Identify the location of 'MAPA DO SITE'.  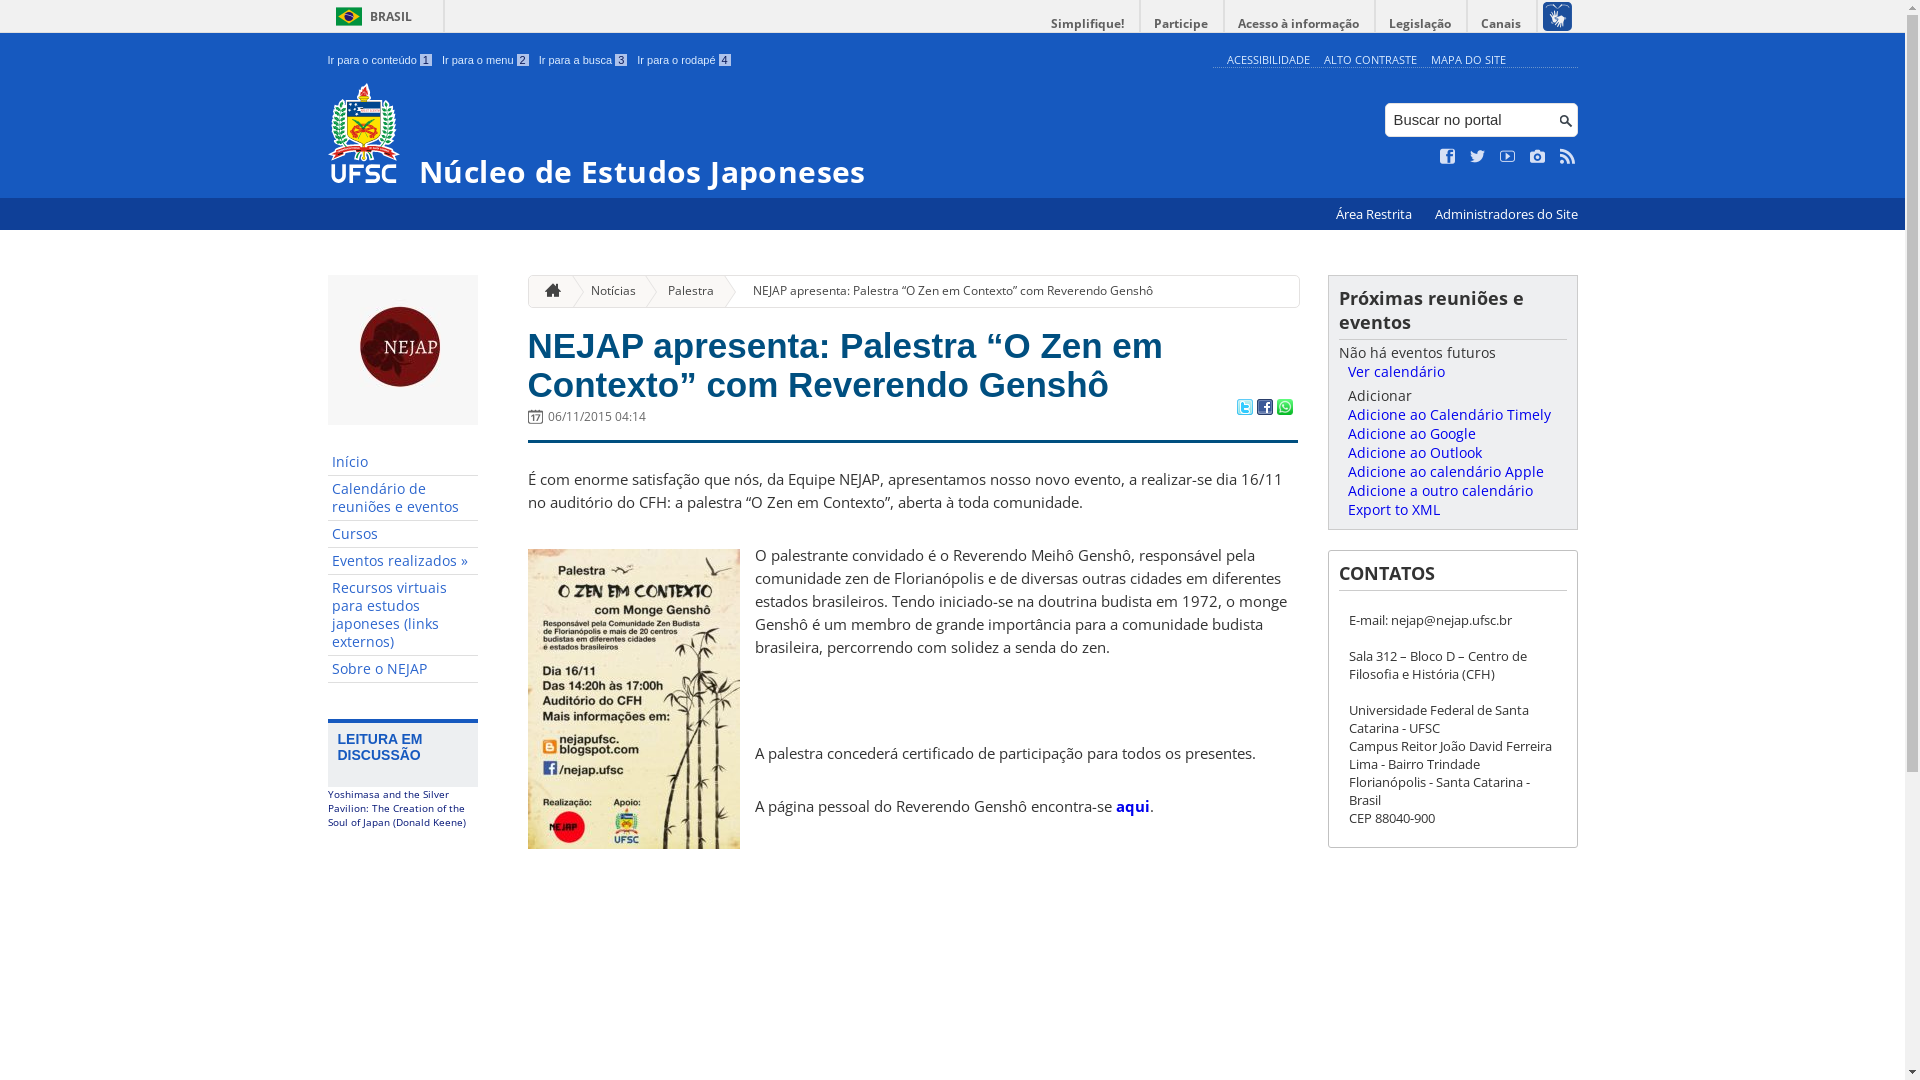
(1467, 58).